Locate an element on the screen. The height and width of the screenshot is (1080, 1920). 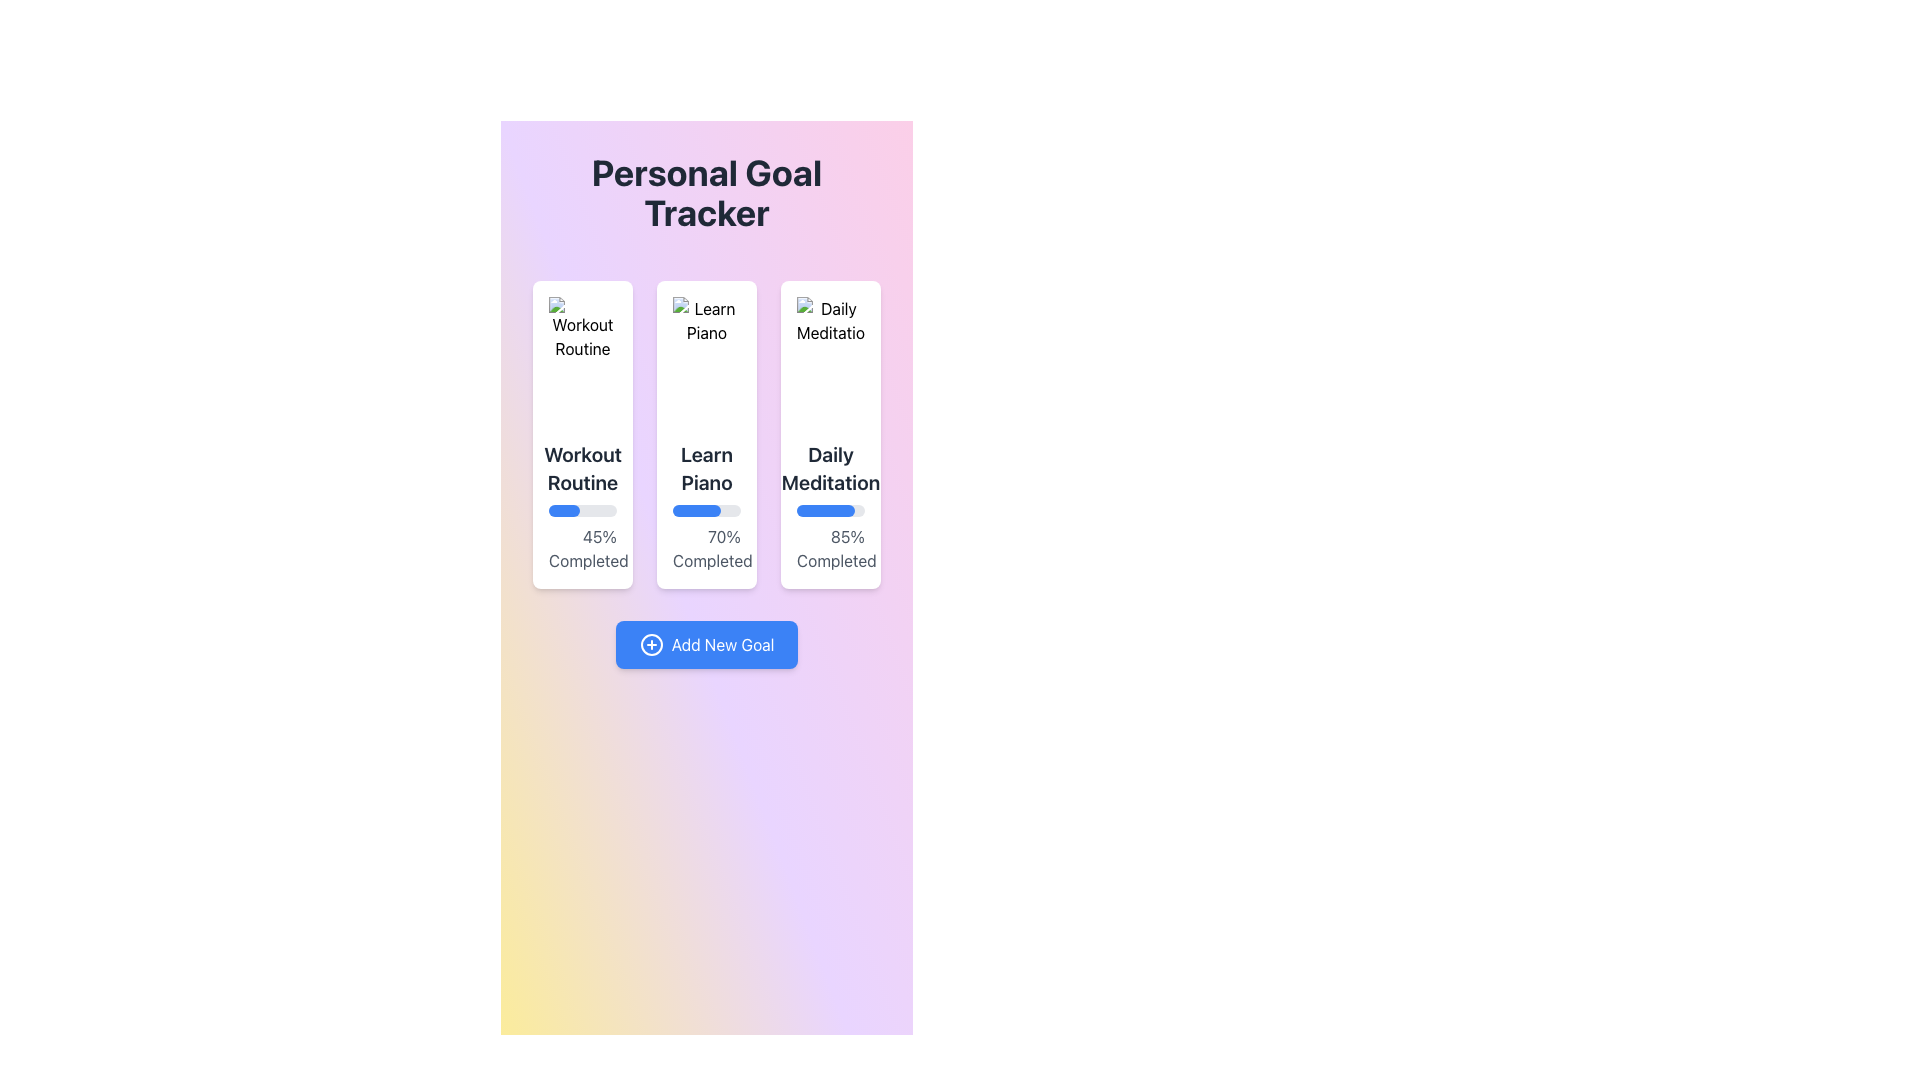
the blue rounded rectangle button labeled 'Add New Goal' is located at coordinates (706, 644).